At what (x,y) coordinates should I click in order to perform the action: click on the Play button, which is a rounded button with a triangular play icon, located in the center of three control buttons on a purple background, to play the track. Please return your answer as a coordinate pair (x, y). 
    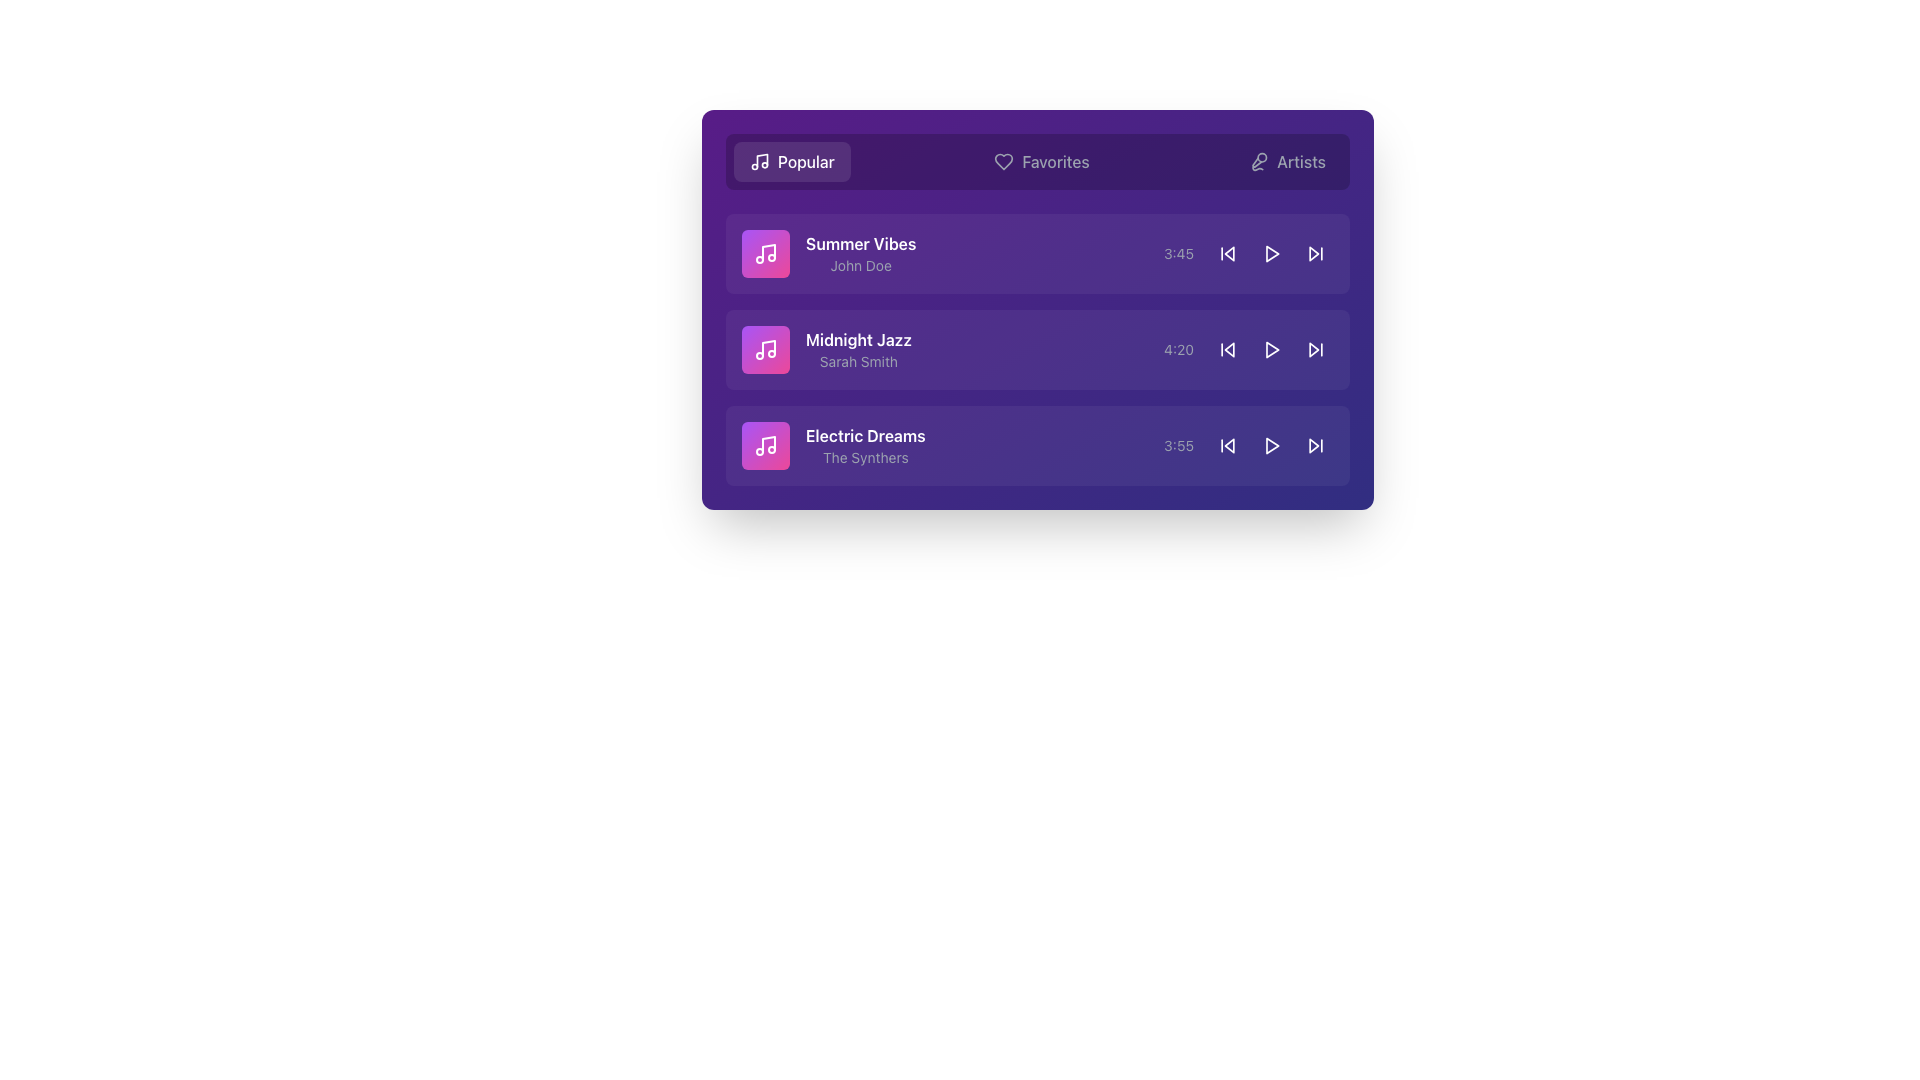
    Looking at the image, I should click on (1271, 253).